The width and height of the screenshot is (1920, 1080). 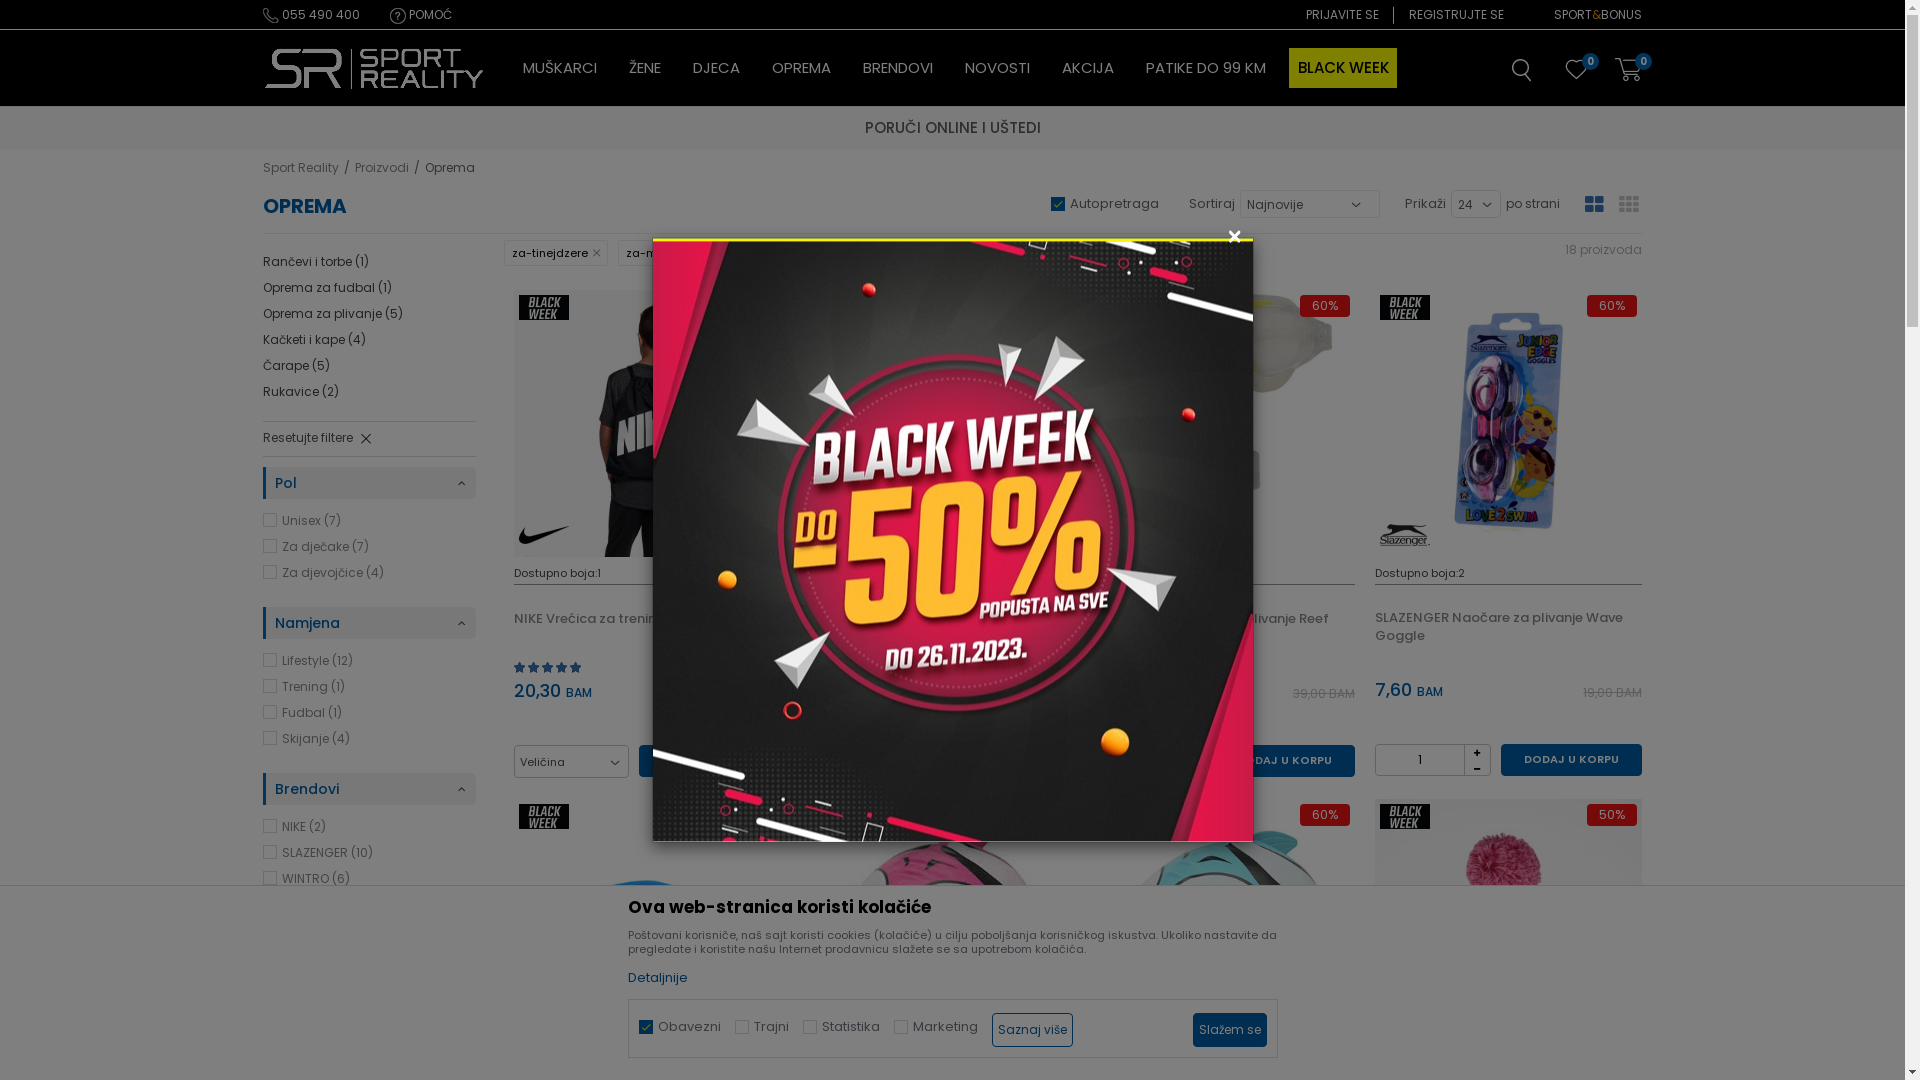 I want to click on 'SPORT&BONUS', so click(x=1597, y=15).